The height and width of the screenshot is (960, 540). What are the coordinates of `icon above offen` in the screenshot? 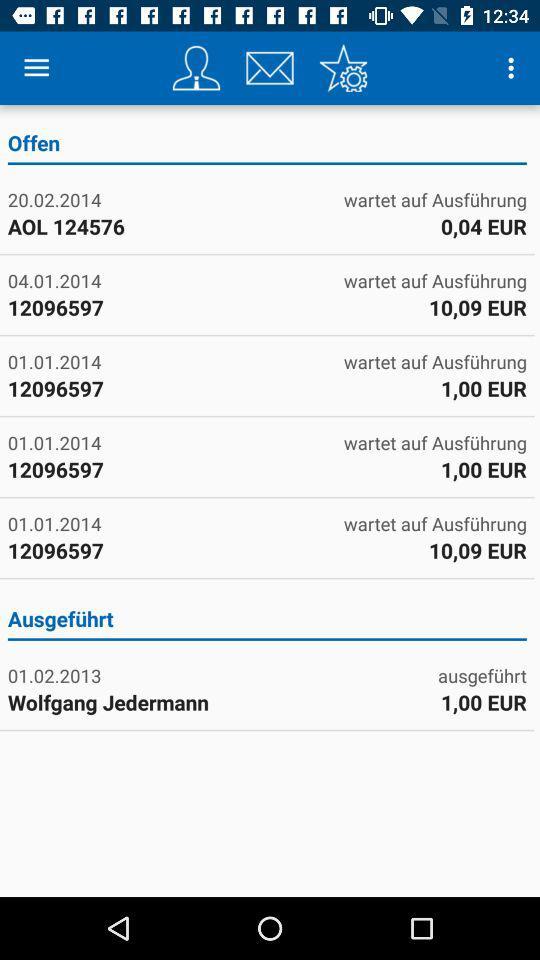 It's located at (513, 68).